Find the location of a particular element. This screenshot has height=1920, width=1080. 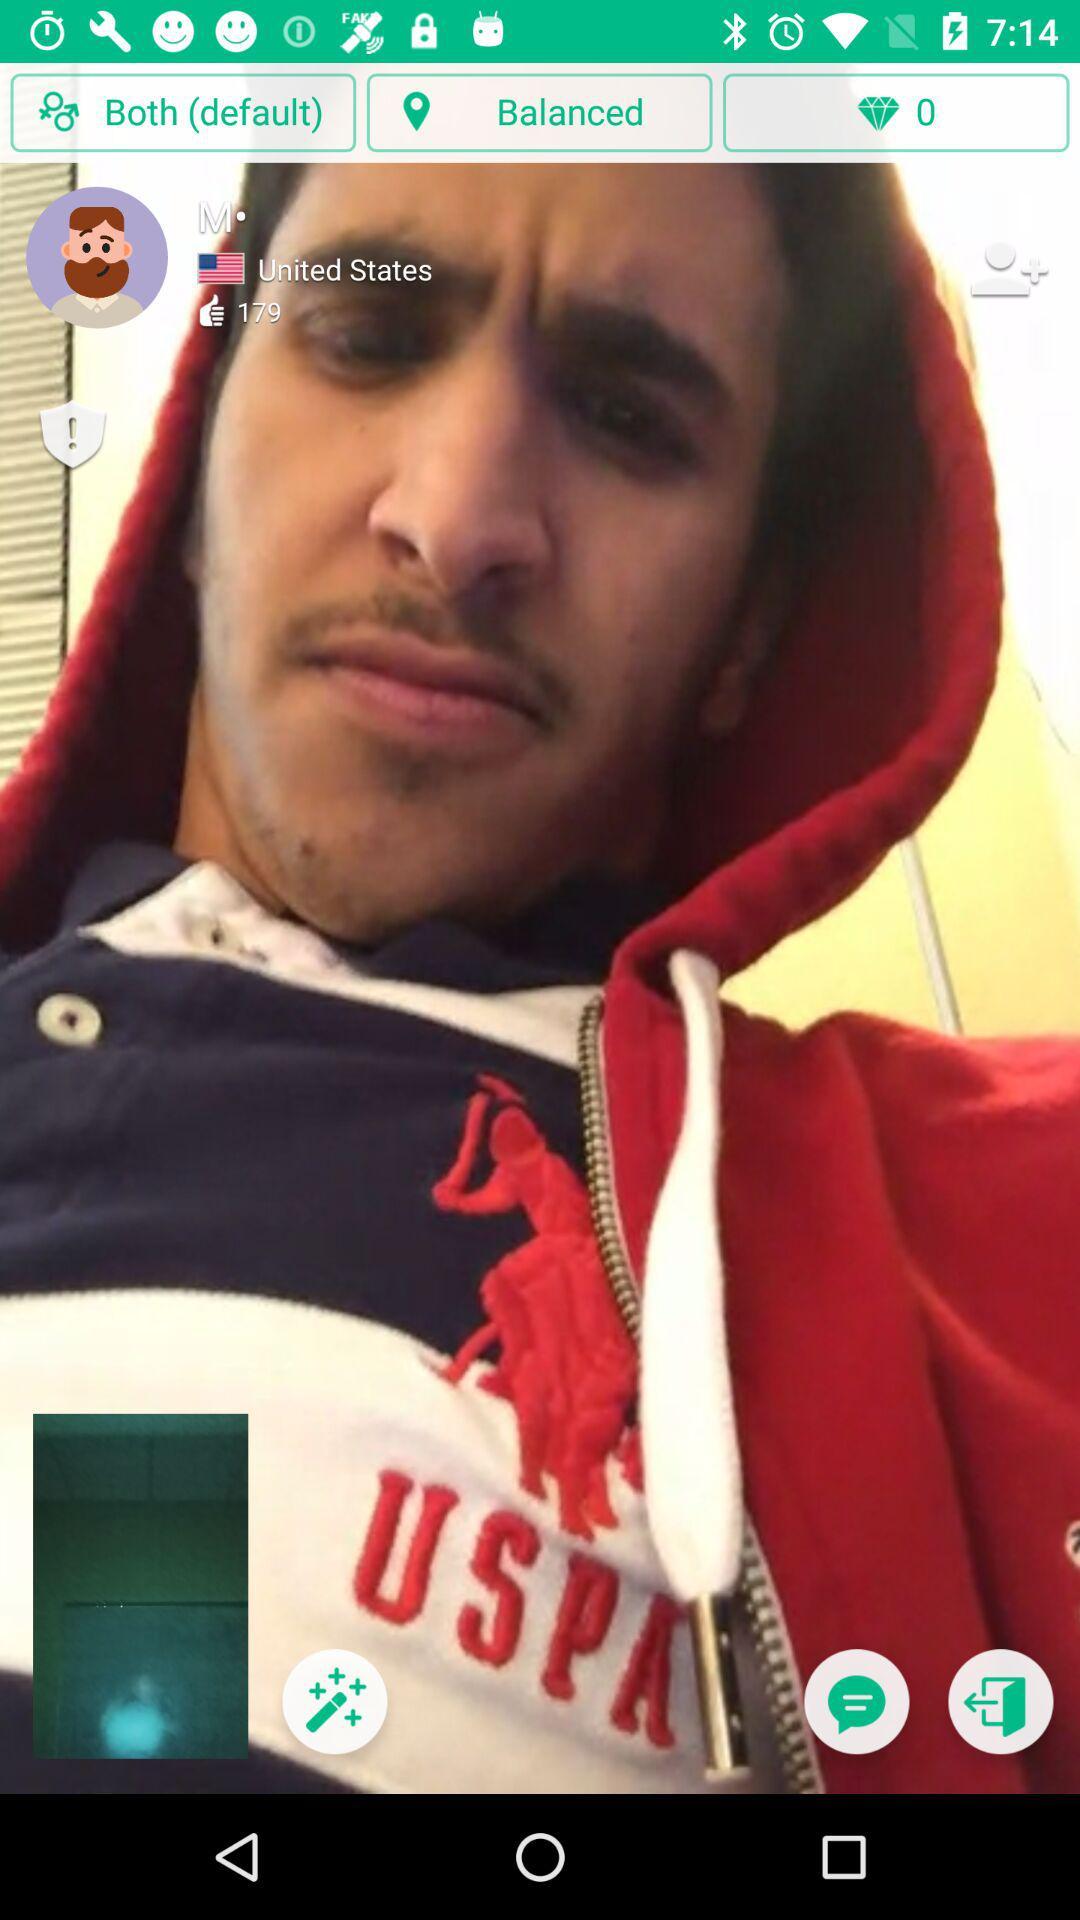

the button is used to talk to an suporter is located at coordinates (855, 1713).